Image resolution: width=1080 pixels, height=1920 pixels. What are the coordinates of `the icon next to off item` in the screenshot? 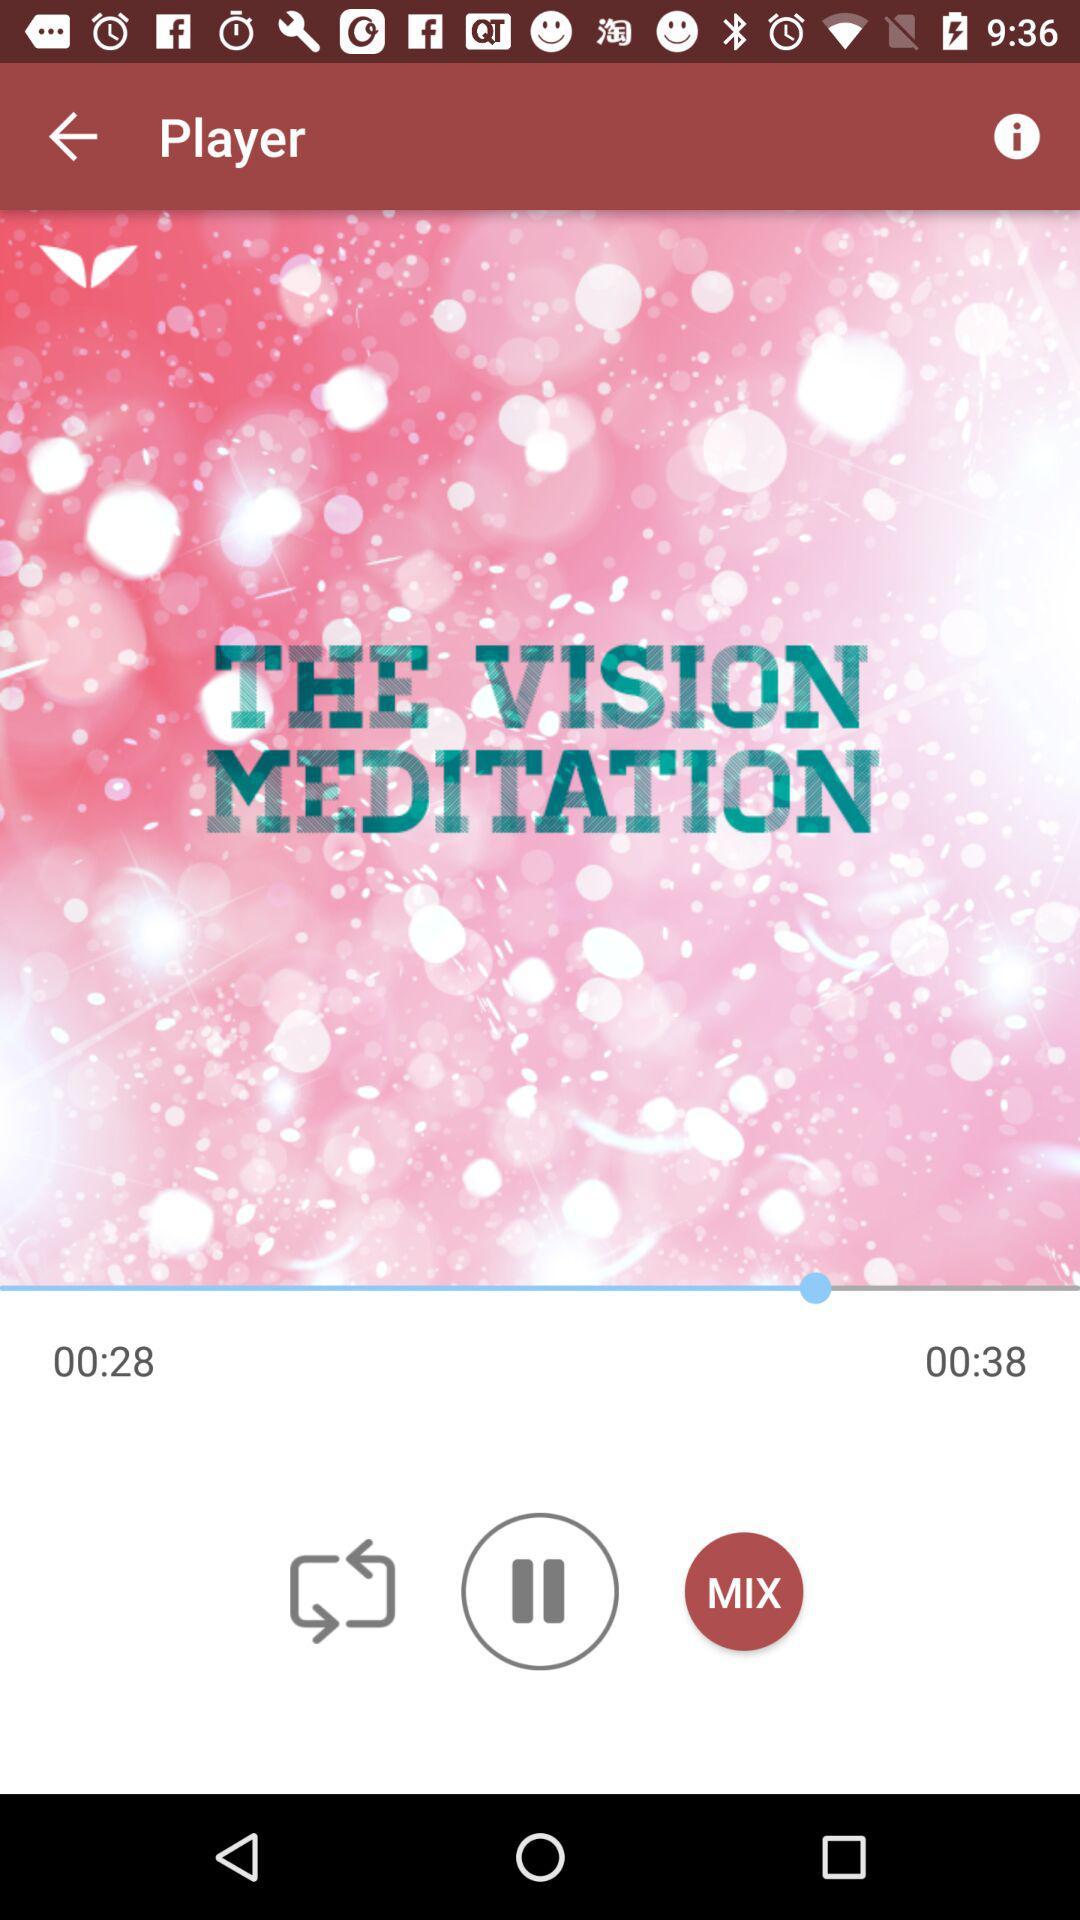 It's located at (540, 1590).